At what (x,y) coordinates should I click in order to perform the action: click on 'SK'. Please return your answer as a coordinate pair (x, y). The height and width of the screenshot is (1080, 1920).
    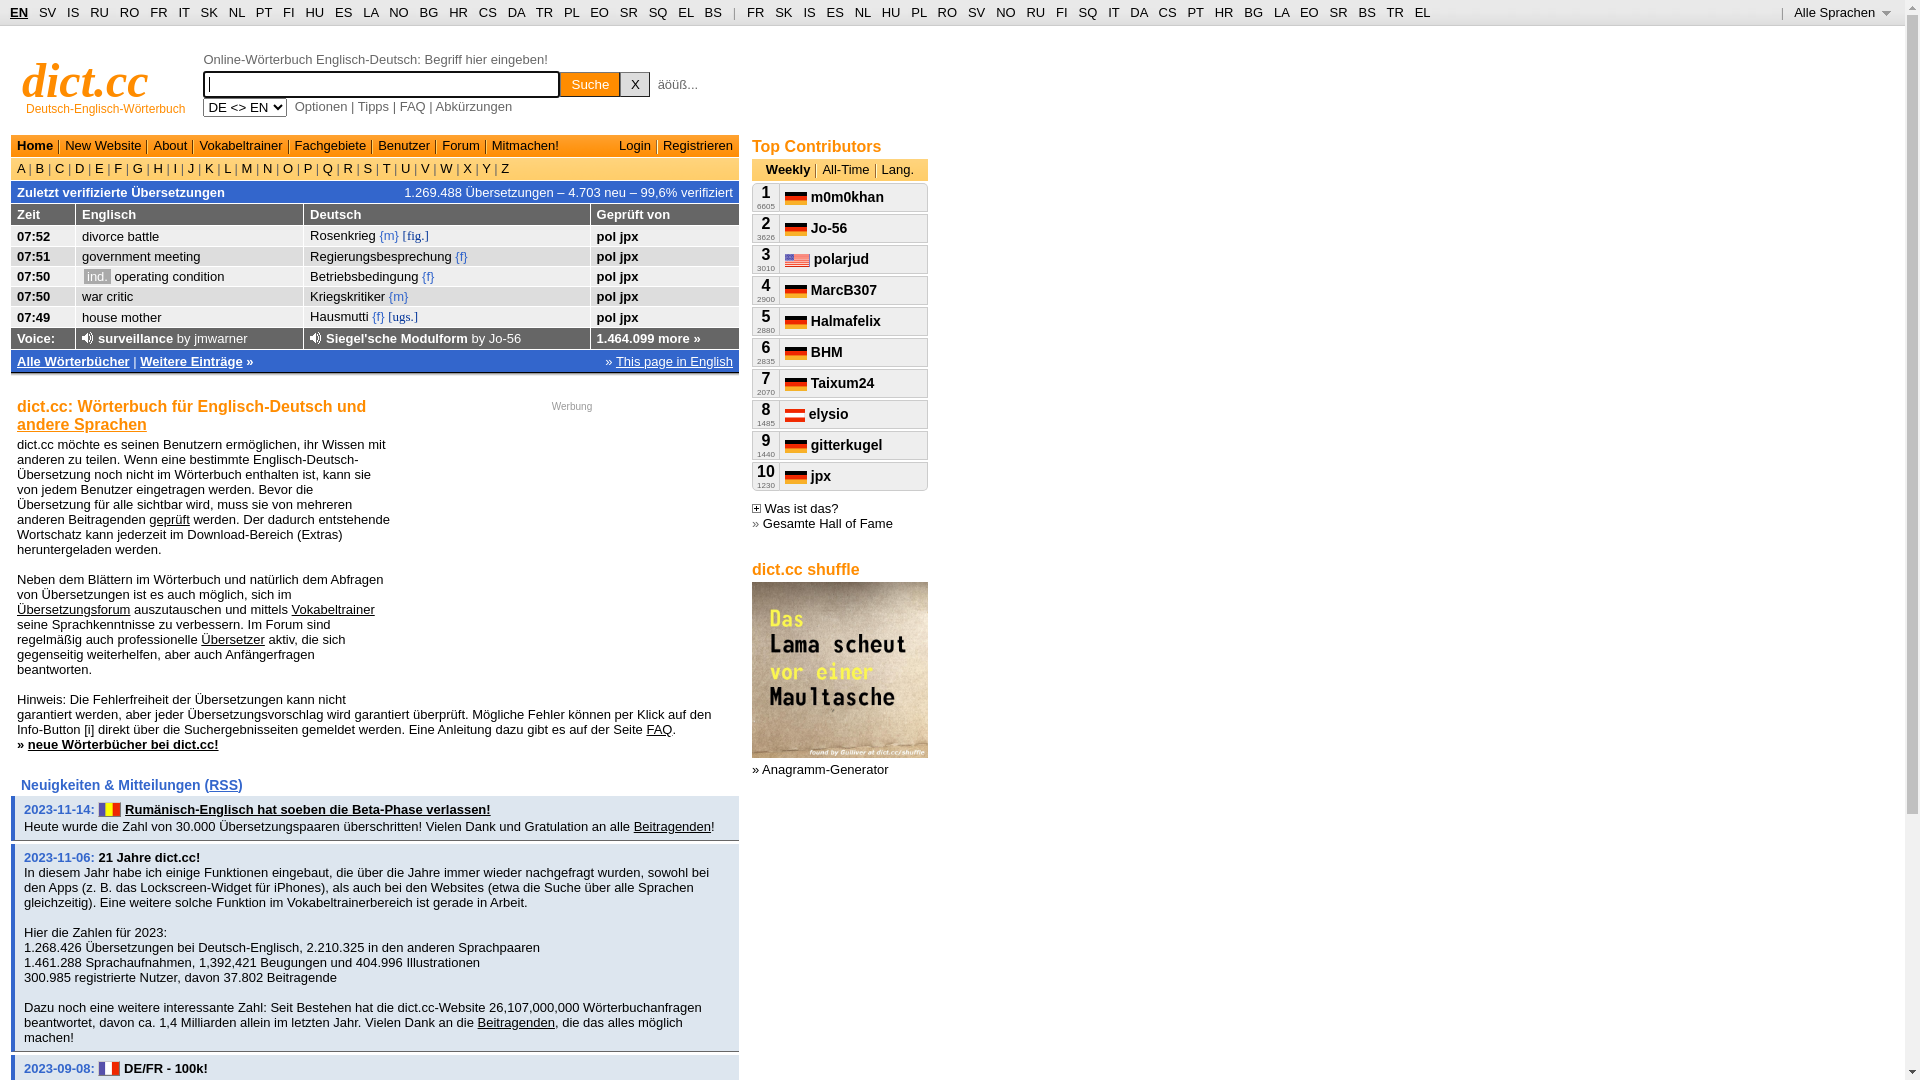
    Looking at the image, I should click on (782, 12).